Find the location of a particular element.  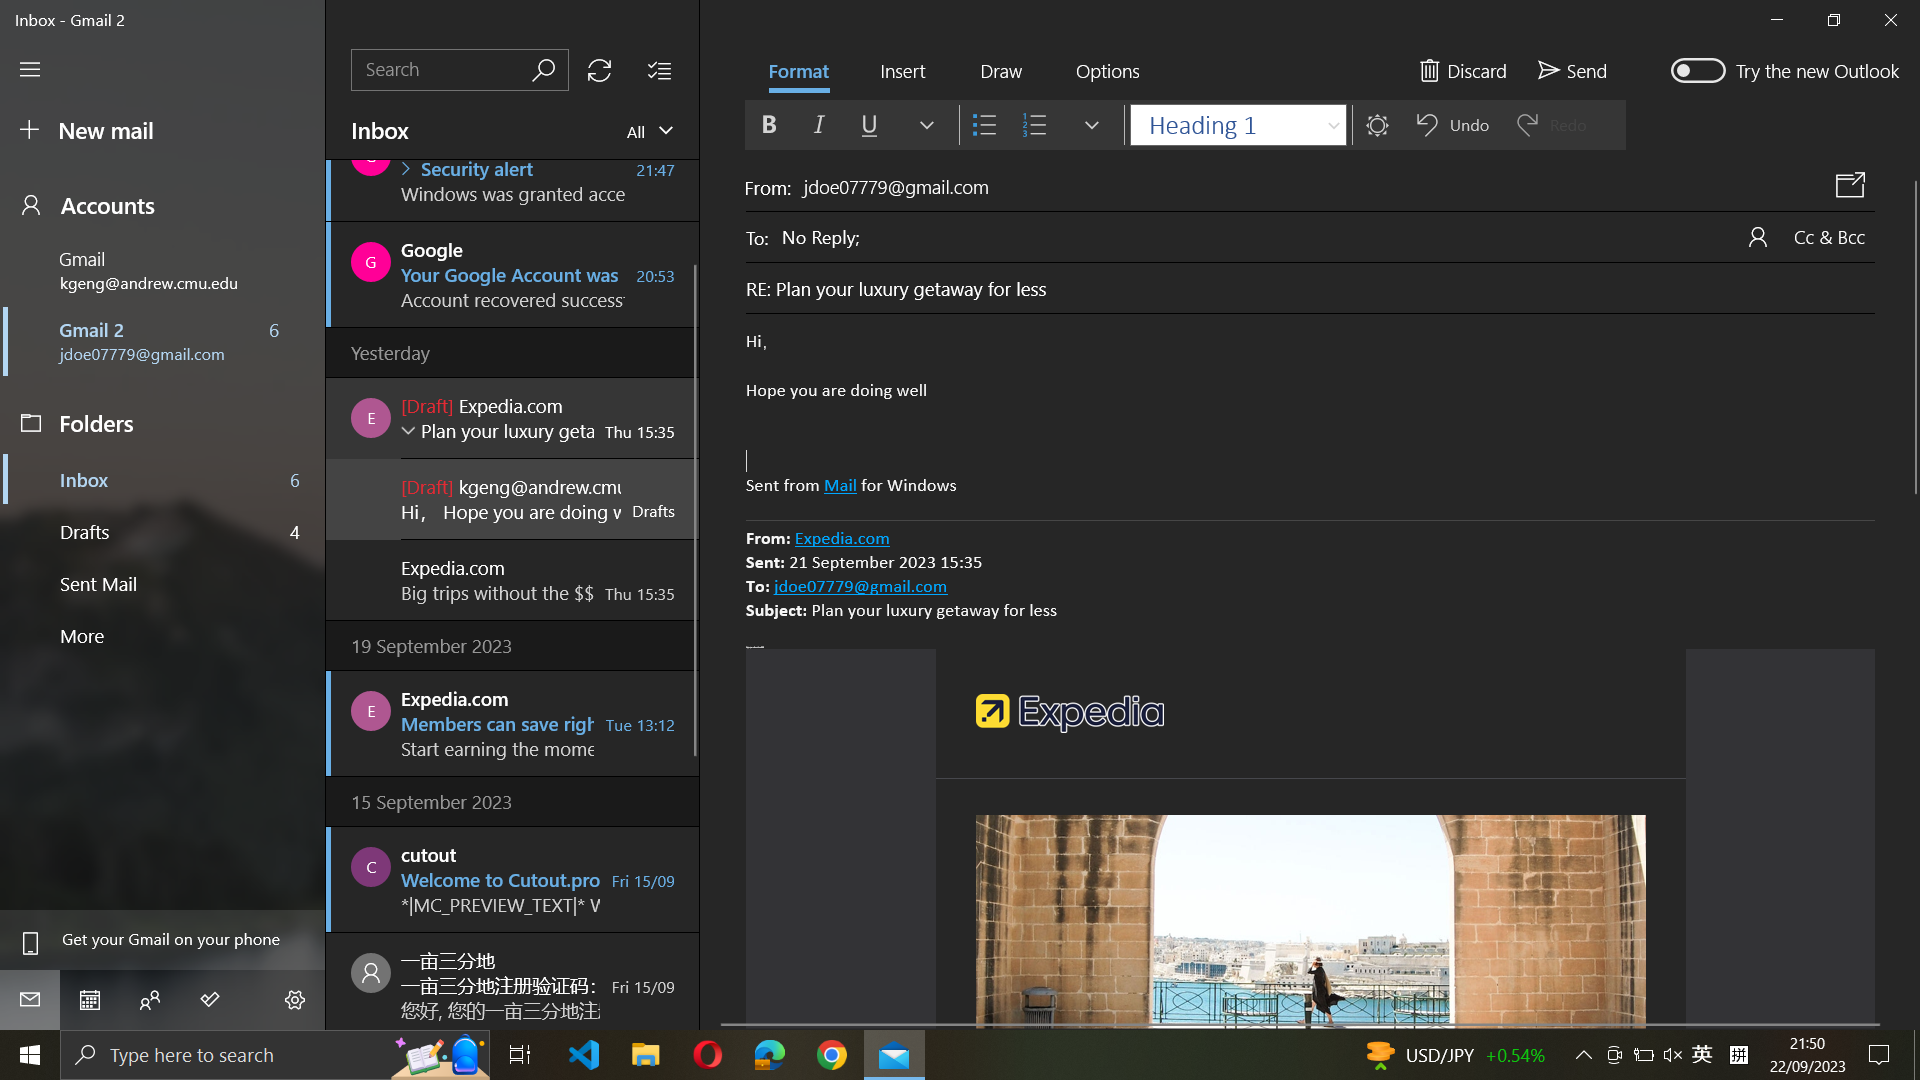

Change font style to Arial is located at coordinates (1235, 123).